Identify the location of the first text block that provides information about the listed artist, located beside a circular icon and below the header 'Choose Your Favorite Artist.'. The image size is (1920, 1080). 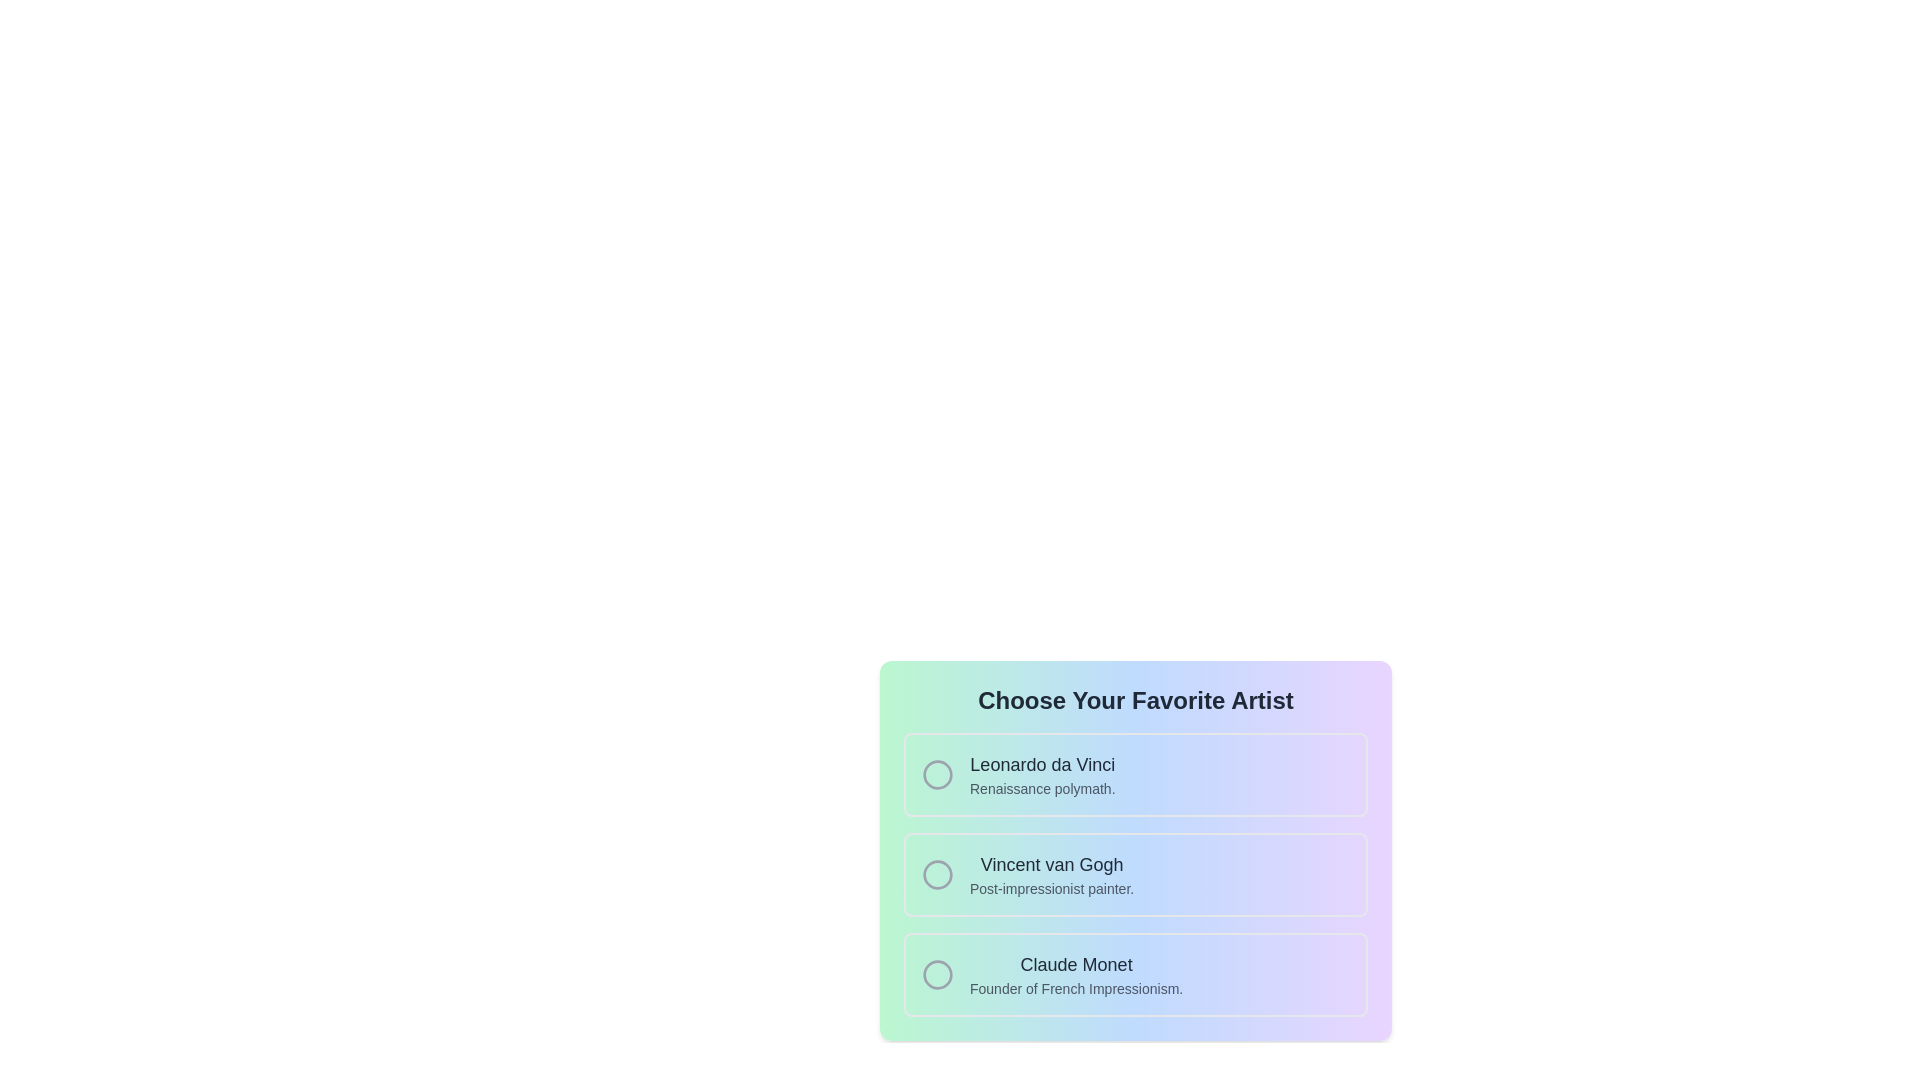
(1041, 774).